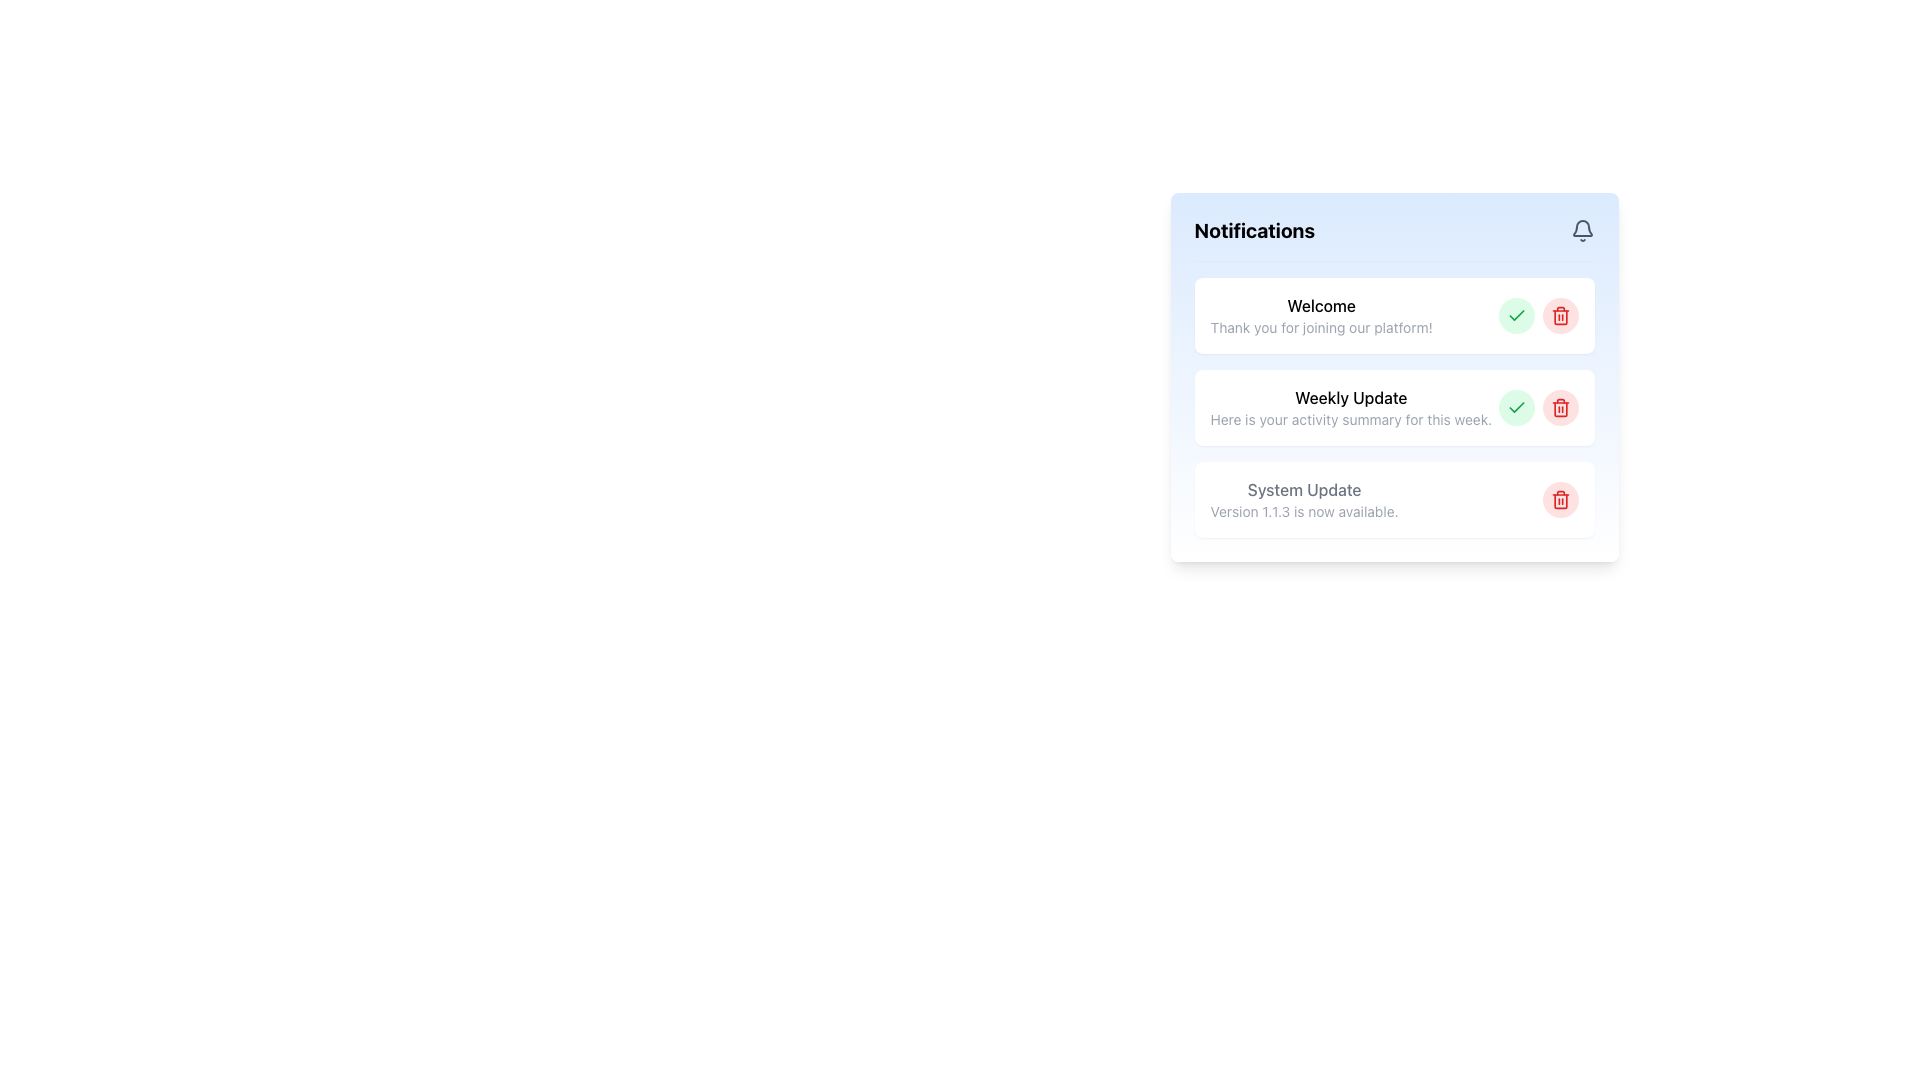 The image size is (1920, 1080). Describe the element at coordinates (1559, 499) in the screenshot. I see `the red circular button with a white trash can icon located at the far right of the 'System Update - Version 1.1.3 is now available.' notification` at that location.